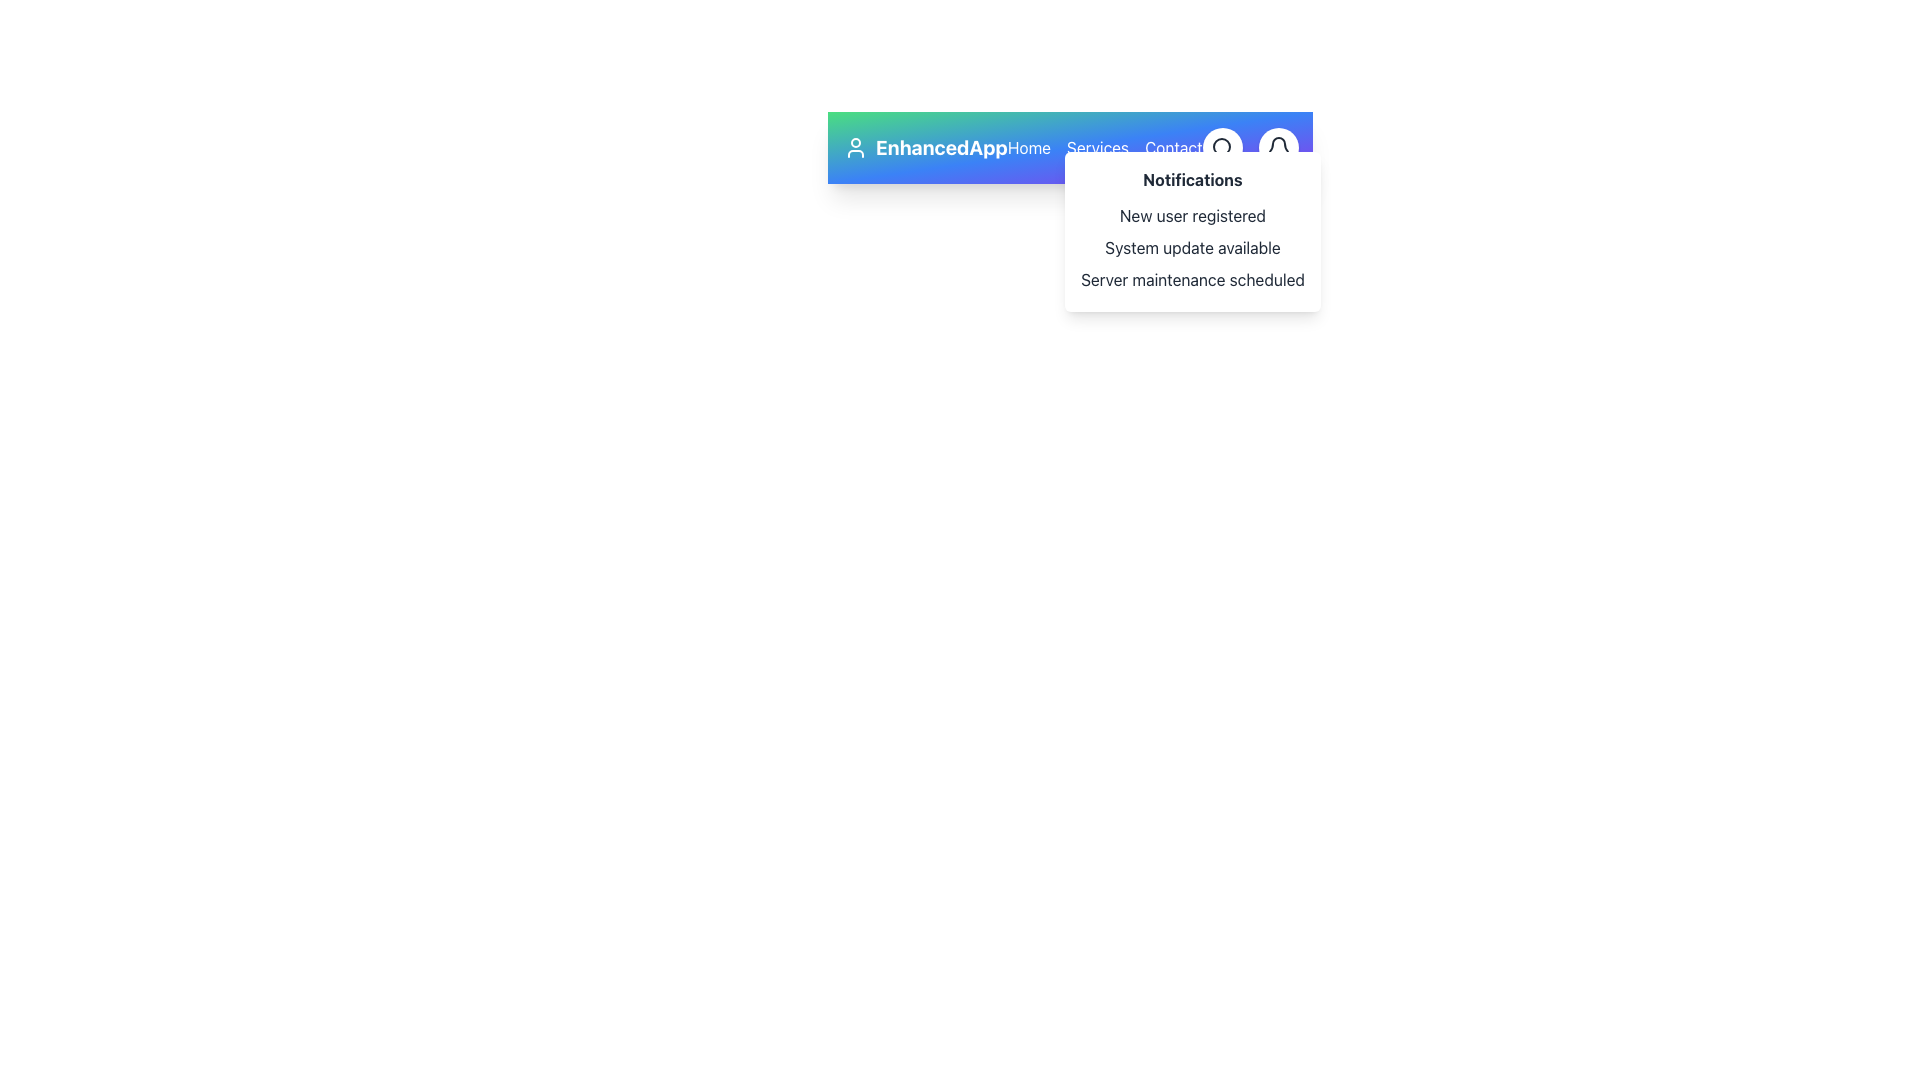 Image resolution: width=1920 pixels, height=1080 pixels. What do you see at coordinates (1097, 146) in the screenshot?
I see `the 'Services' text link in the navigation menu to trigger the underline styling` at bounding box center [1097, 146].